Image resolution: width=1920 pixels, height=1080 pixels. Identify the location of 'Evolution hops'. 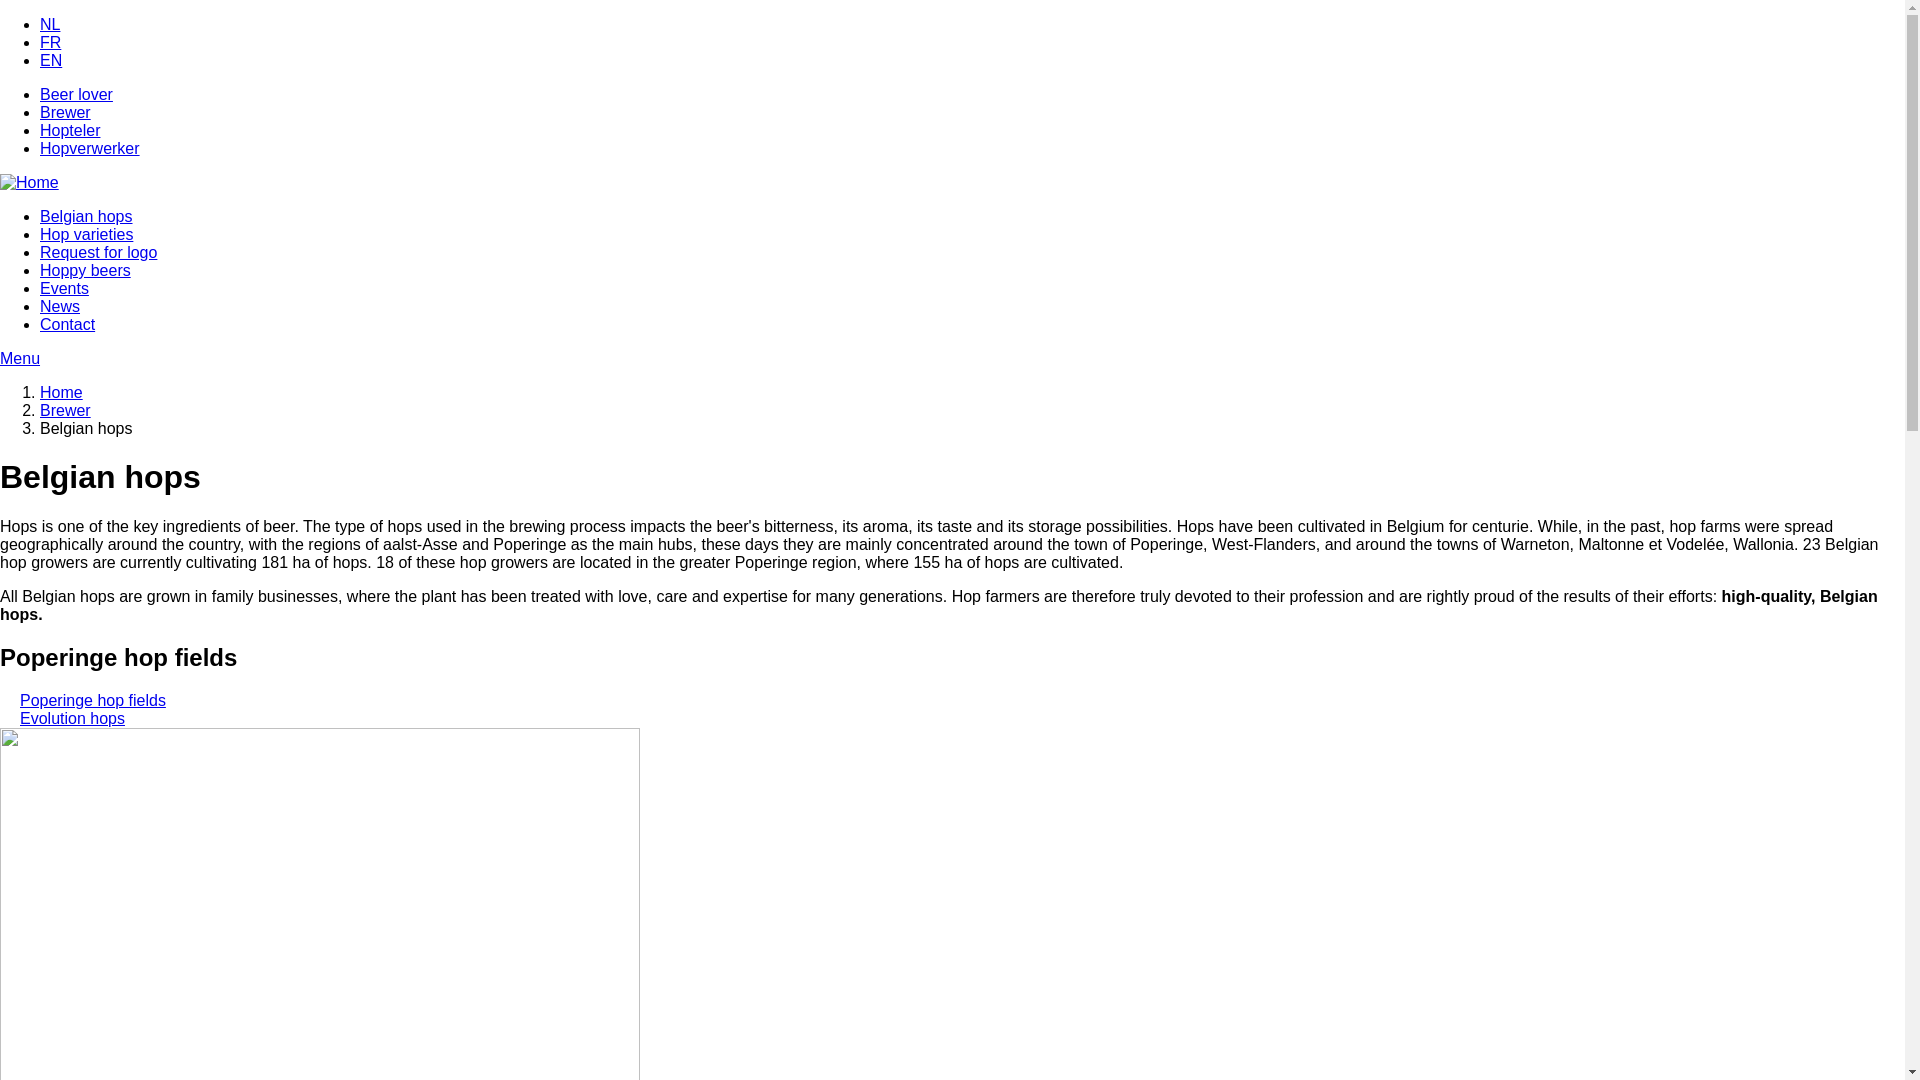
(72, 717).